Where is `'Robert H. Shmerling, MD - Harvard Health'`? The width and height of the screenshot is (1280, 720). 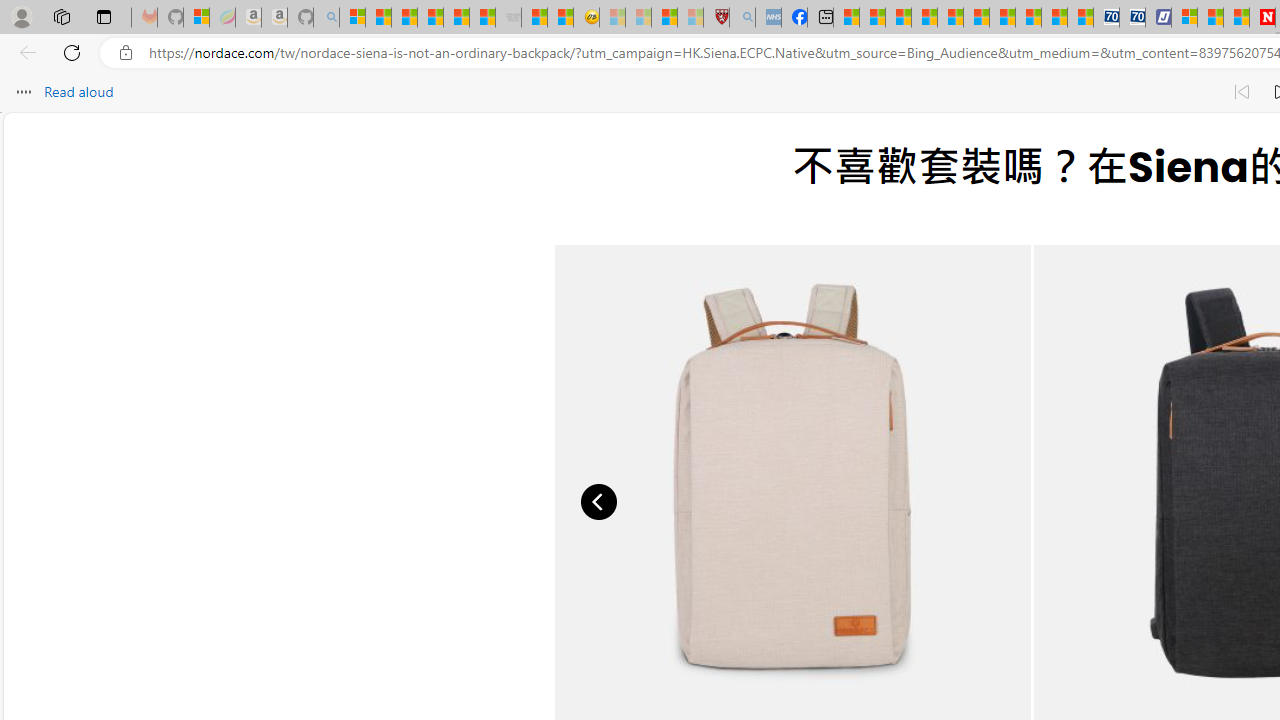 'Robert H. Shmerling, MD - Harvard Health' is located at coordinates (716, 17).